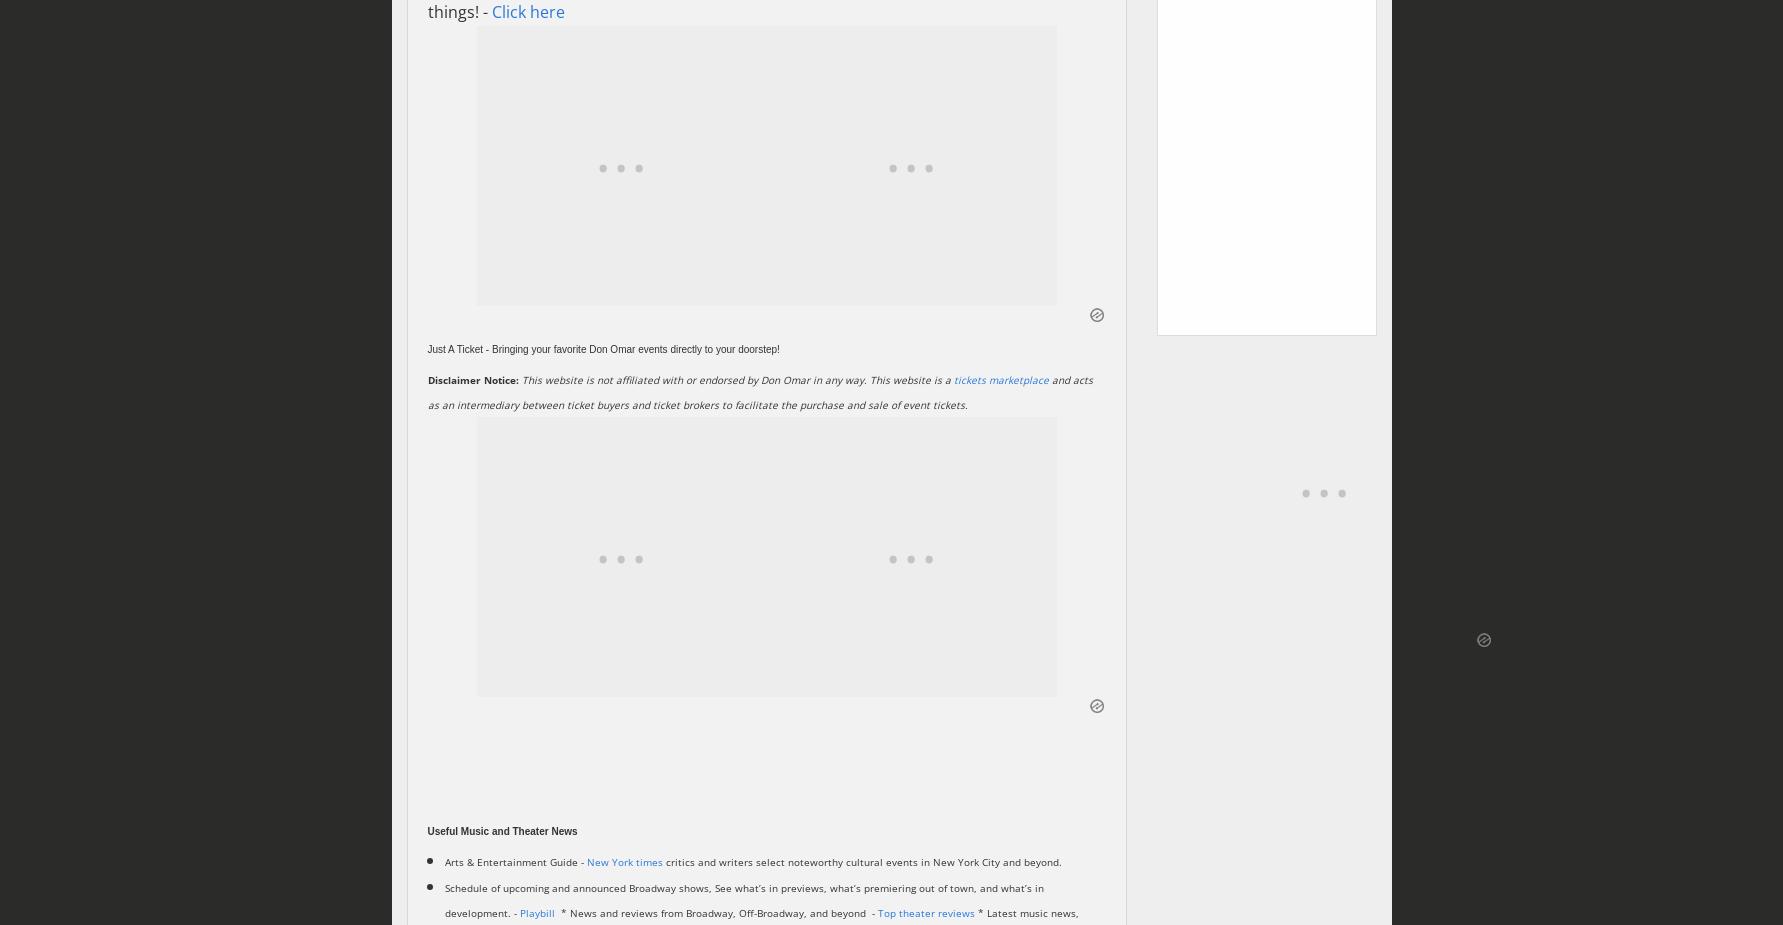 The image size is (1783, 925). What do you see at coordinates (715, 912) in the screenshot?
I see `'* News and reviews from Broadway, Off-Broadway, and beyond  - ‎'` at bounding box center [715, 912].